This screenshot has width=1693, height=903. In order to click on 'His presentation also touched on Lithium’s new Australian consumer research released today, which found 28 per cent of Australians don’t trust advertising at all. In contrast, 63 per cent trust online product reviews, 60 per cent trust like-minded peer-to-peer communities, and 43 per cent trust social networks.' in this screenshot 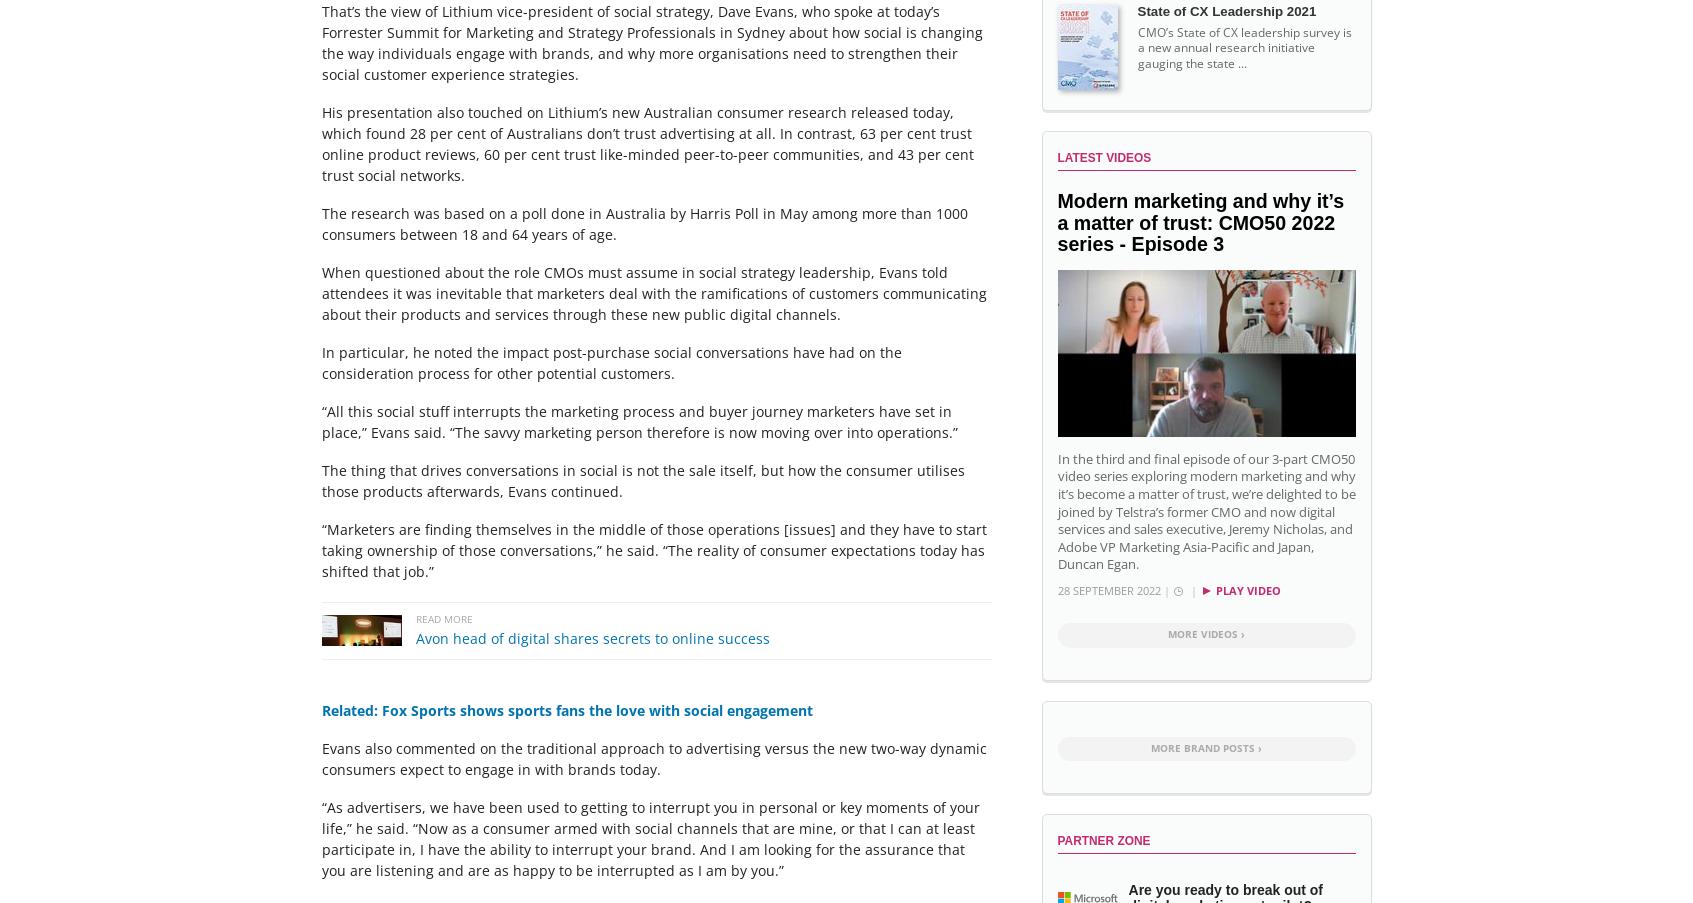, I will do `click(647, 142)`.